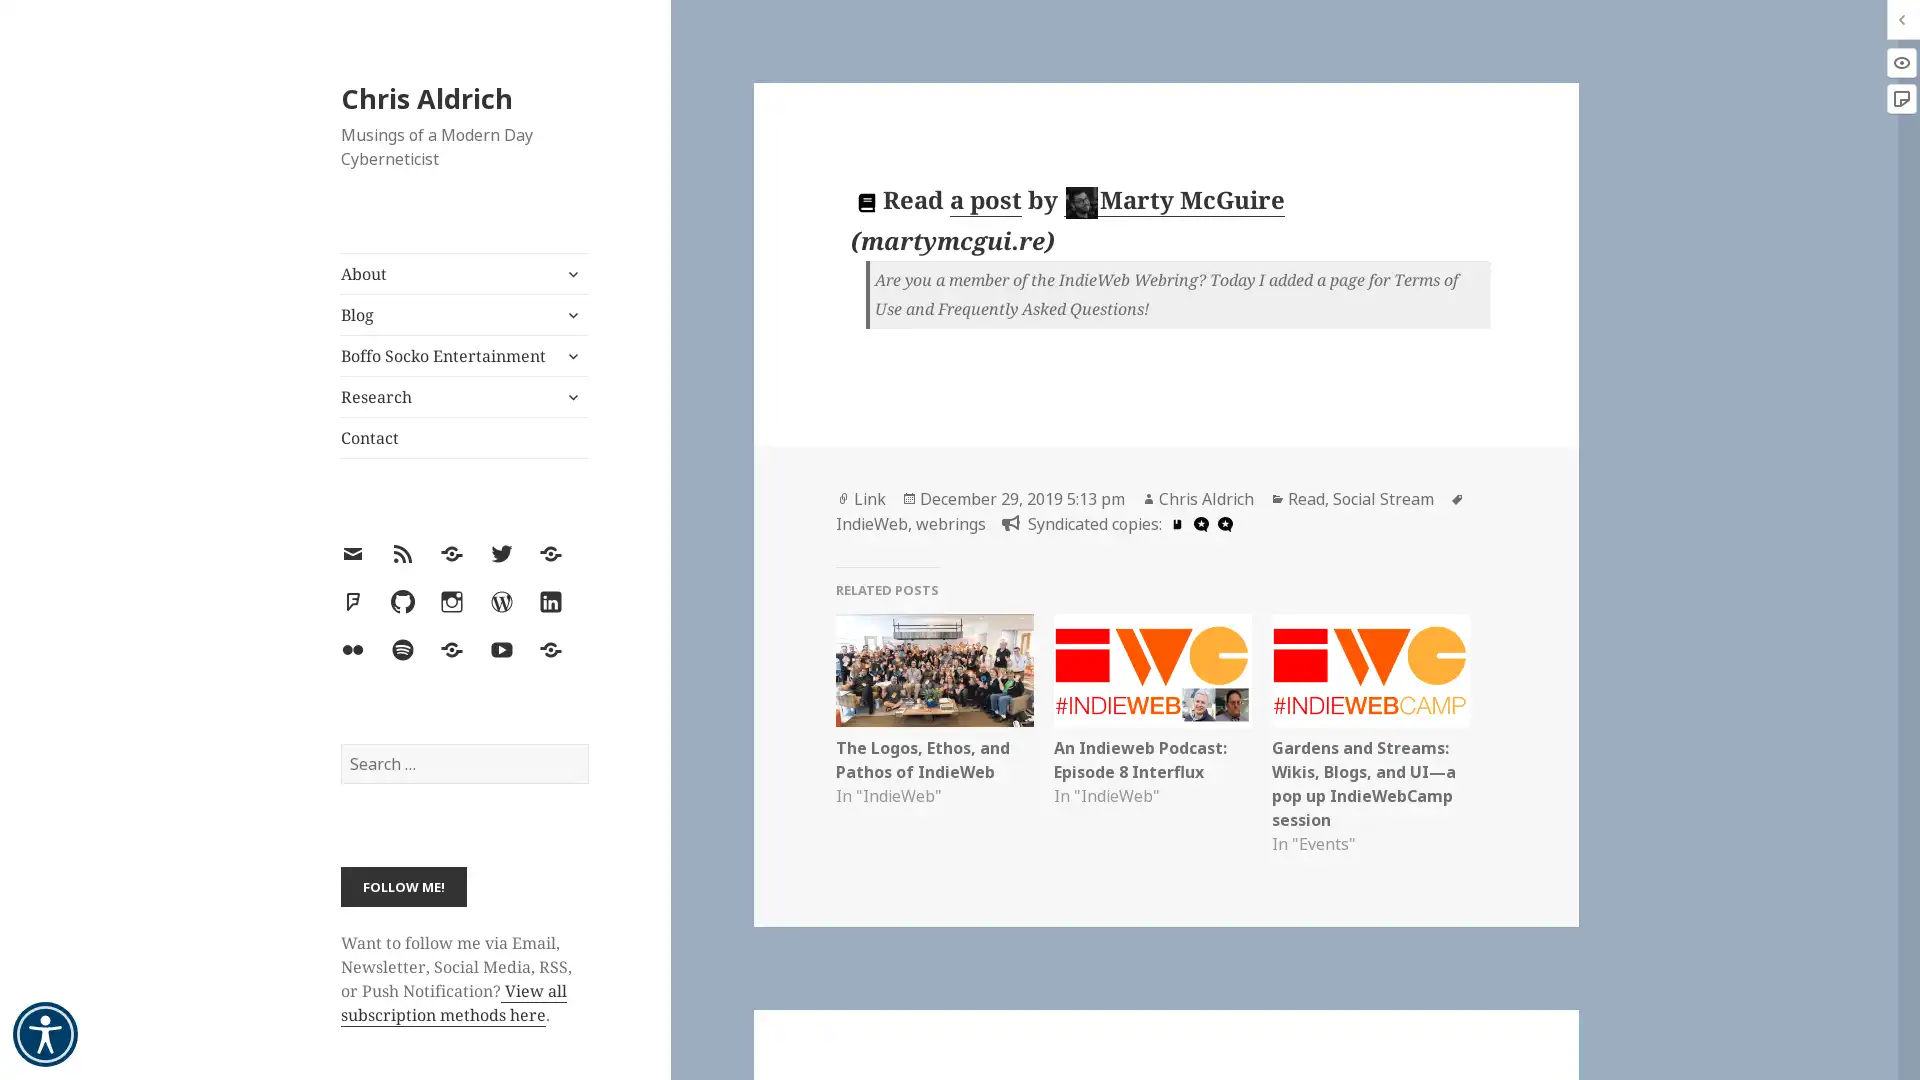  I want to click on Show highlights, so click(1900, 61).